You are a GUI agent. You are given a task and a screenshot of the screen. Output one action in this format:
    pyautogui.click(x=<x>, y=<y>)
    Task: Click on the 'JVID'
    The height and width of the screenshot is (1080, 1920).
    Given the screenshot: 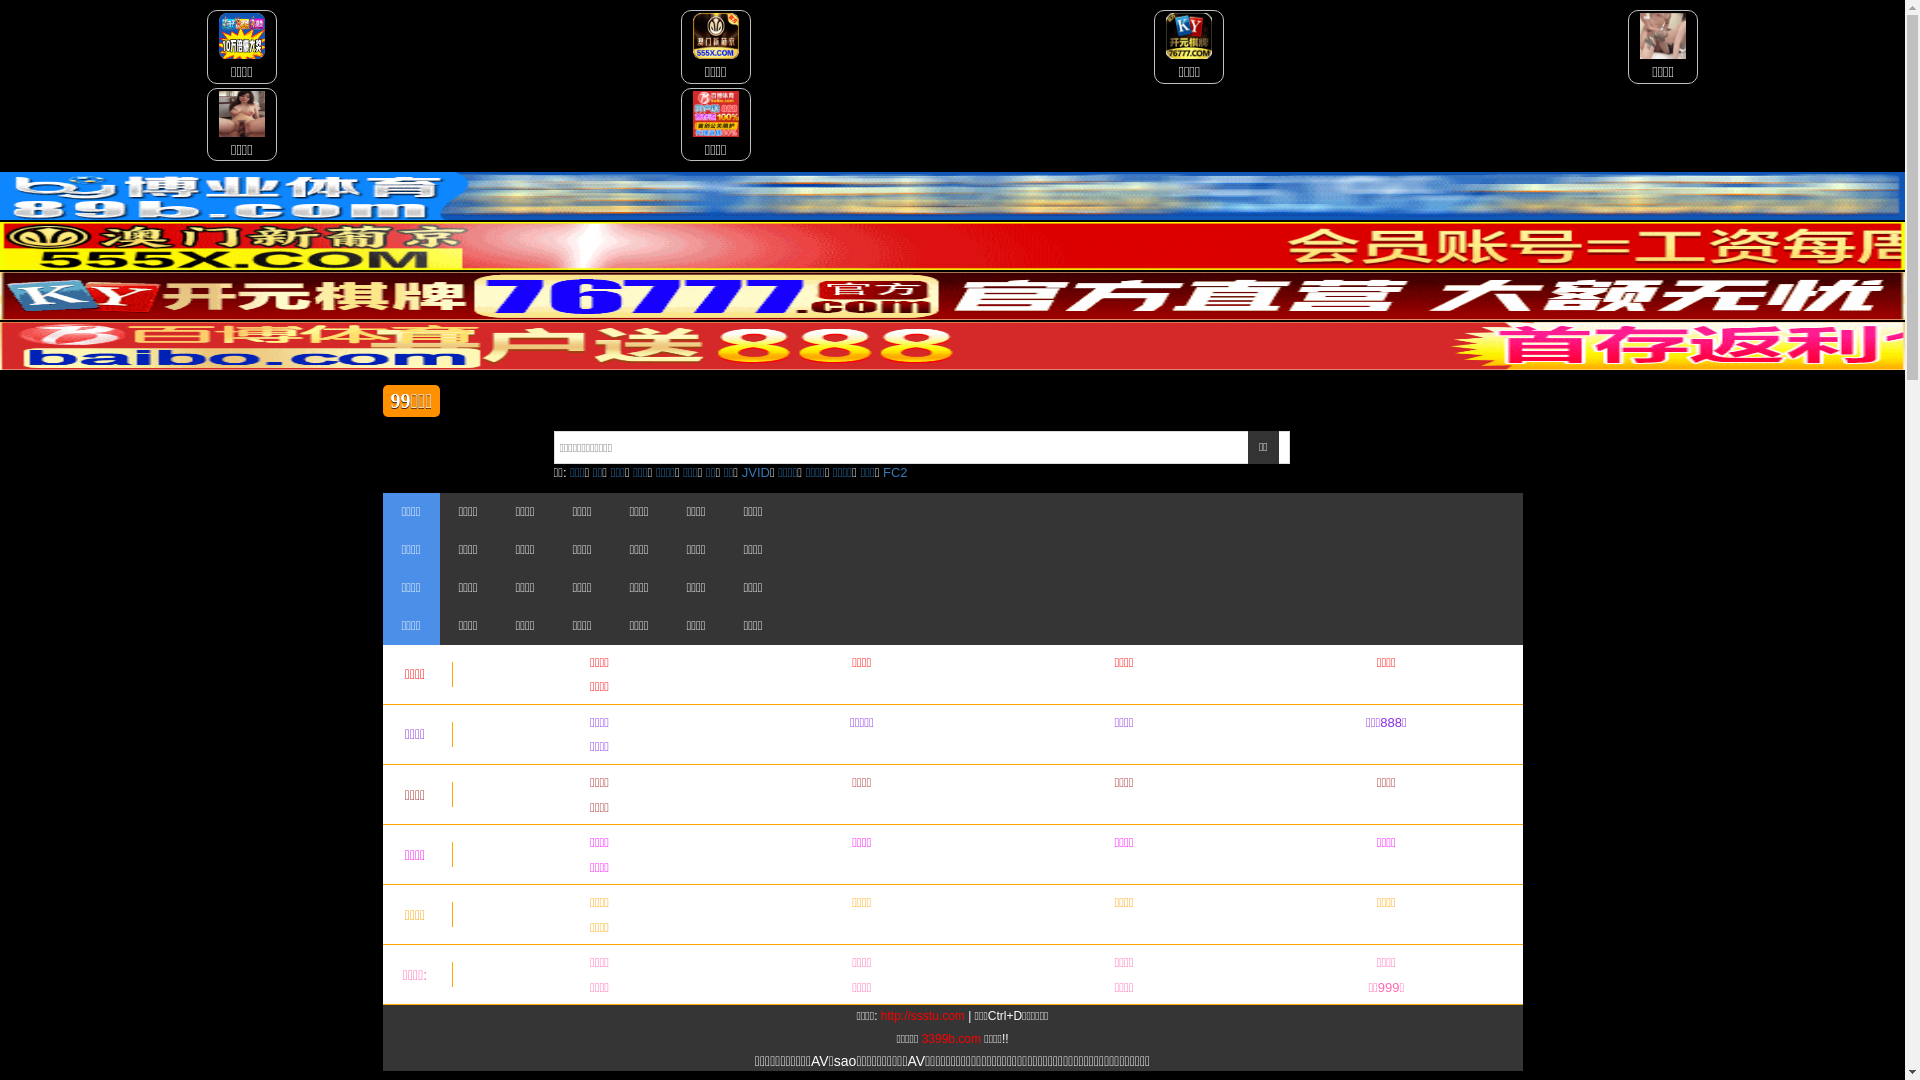 What is the action you would take?
    pyautogui.click(x=741, y=472)
    